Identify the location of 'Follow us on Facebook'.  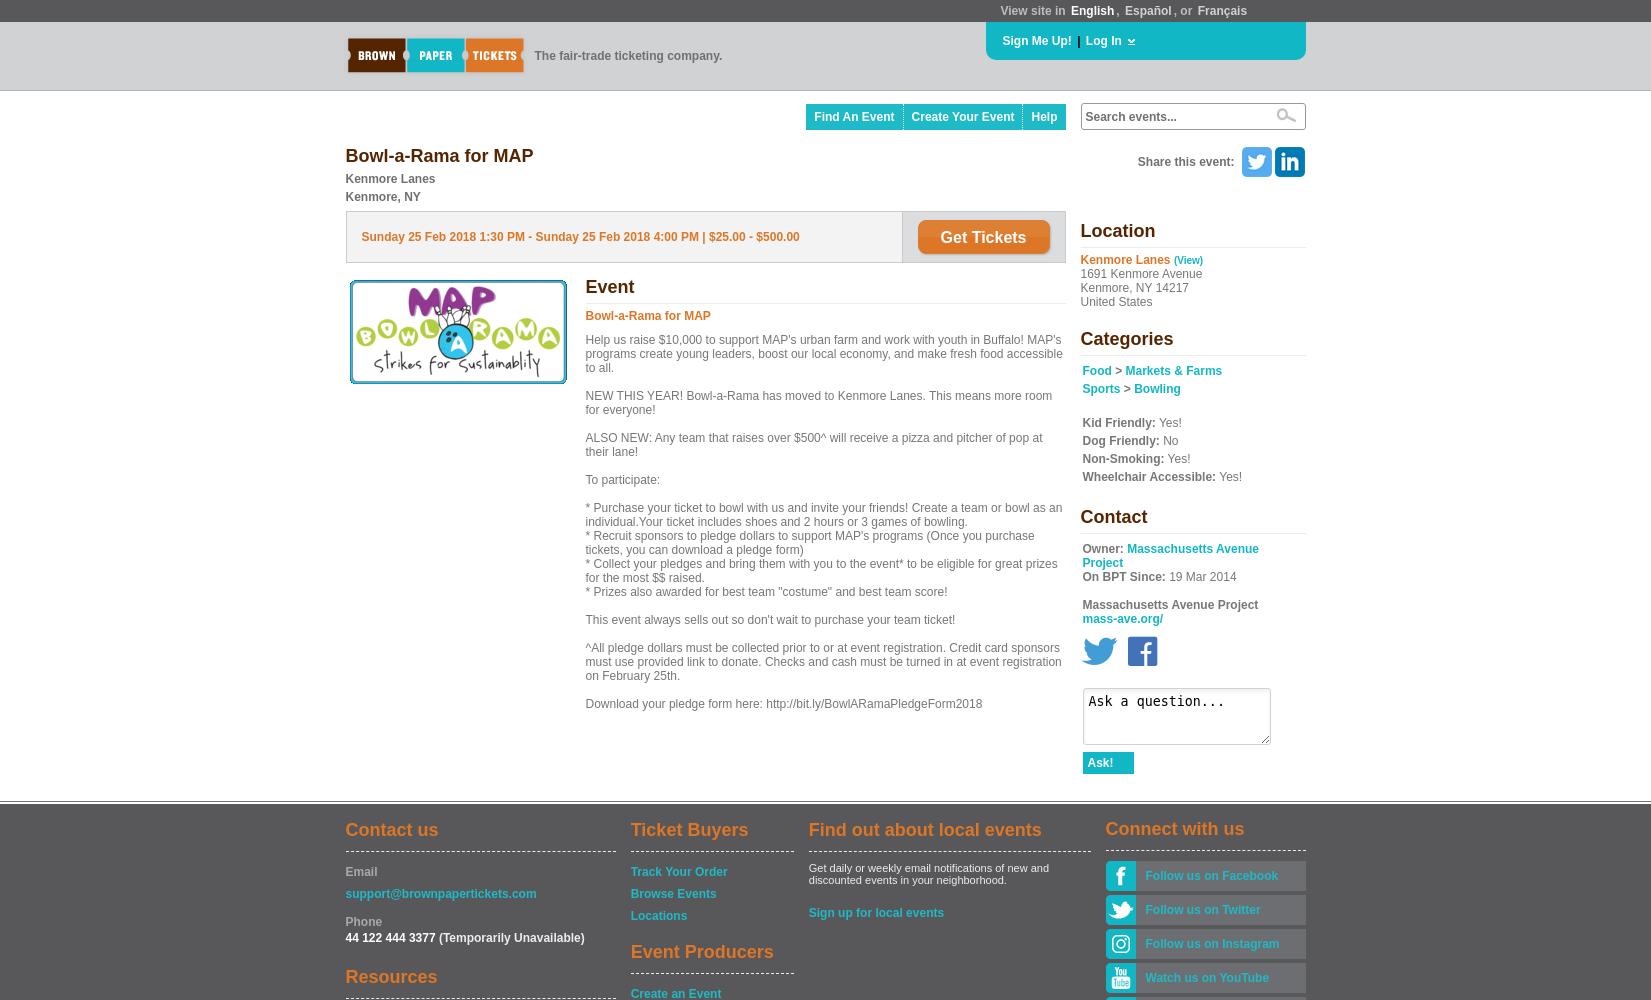
(1210, 876).